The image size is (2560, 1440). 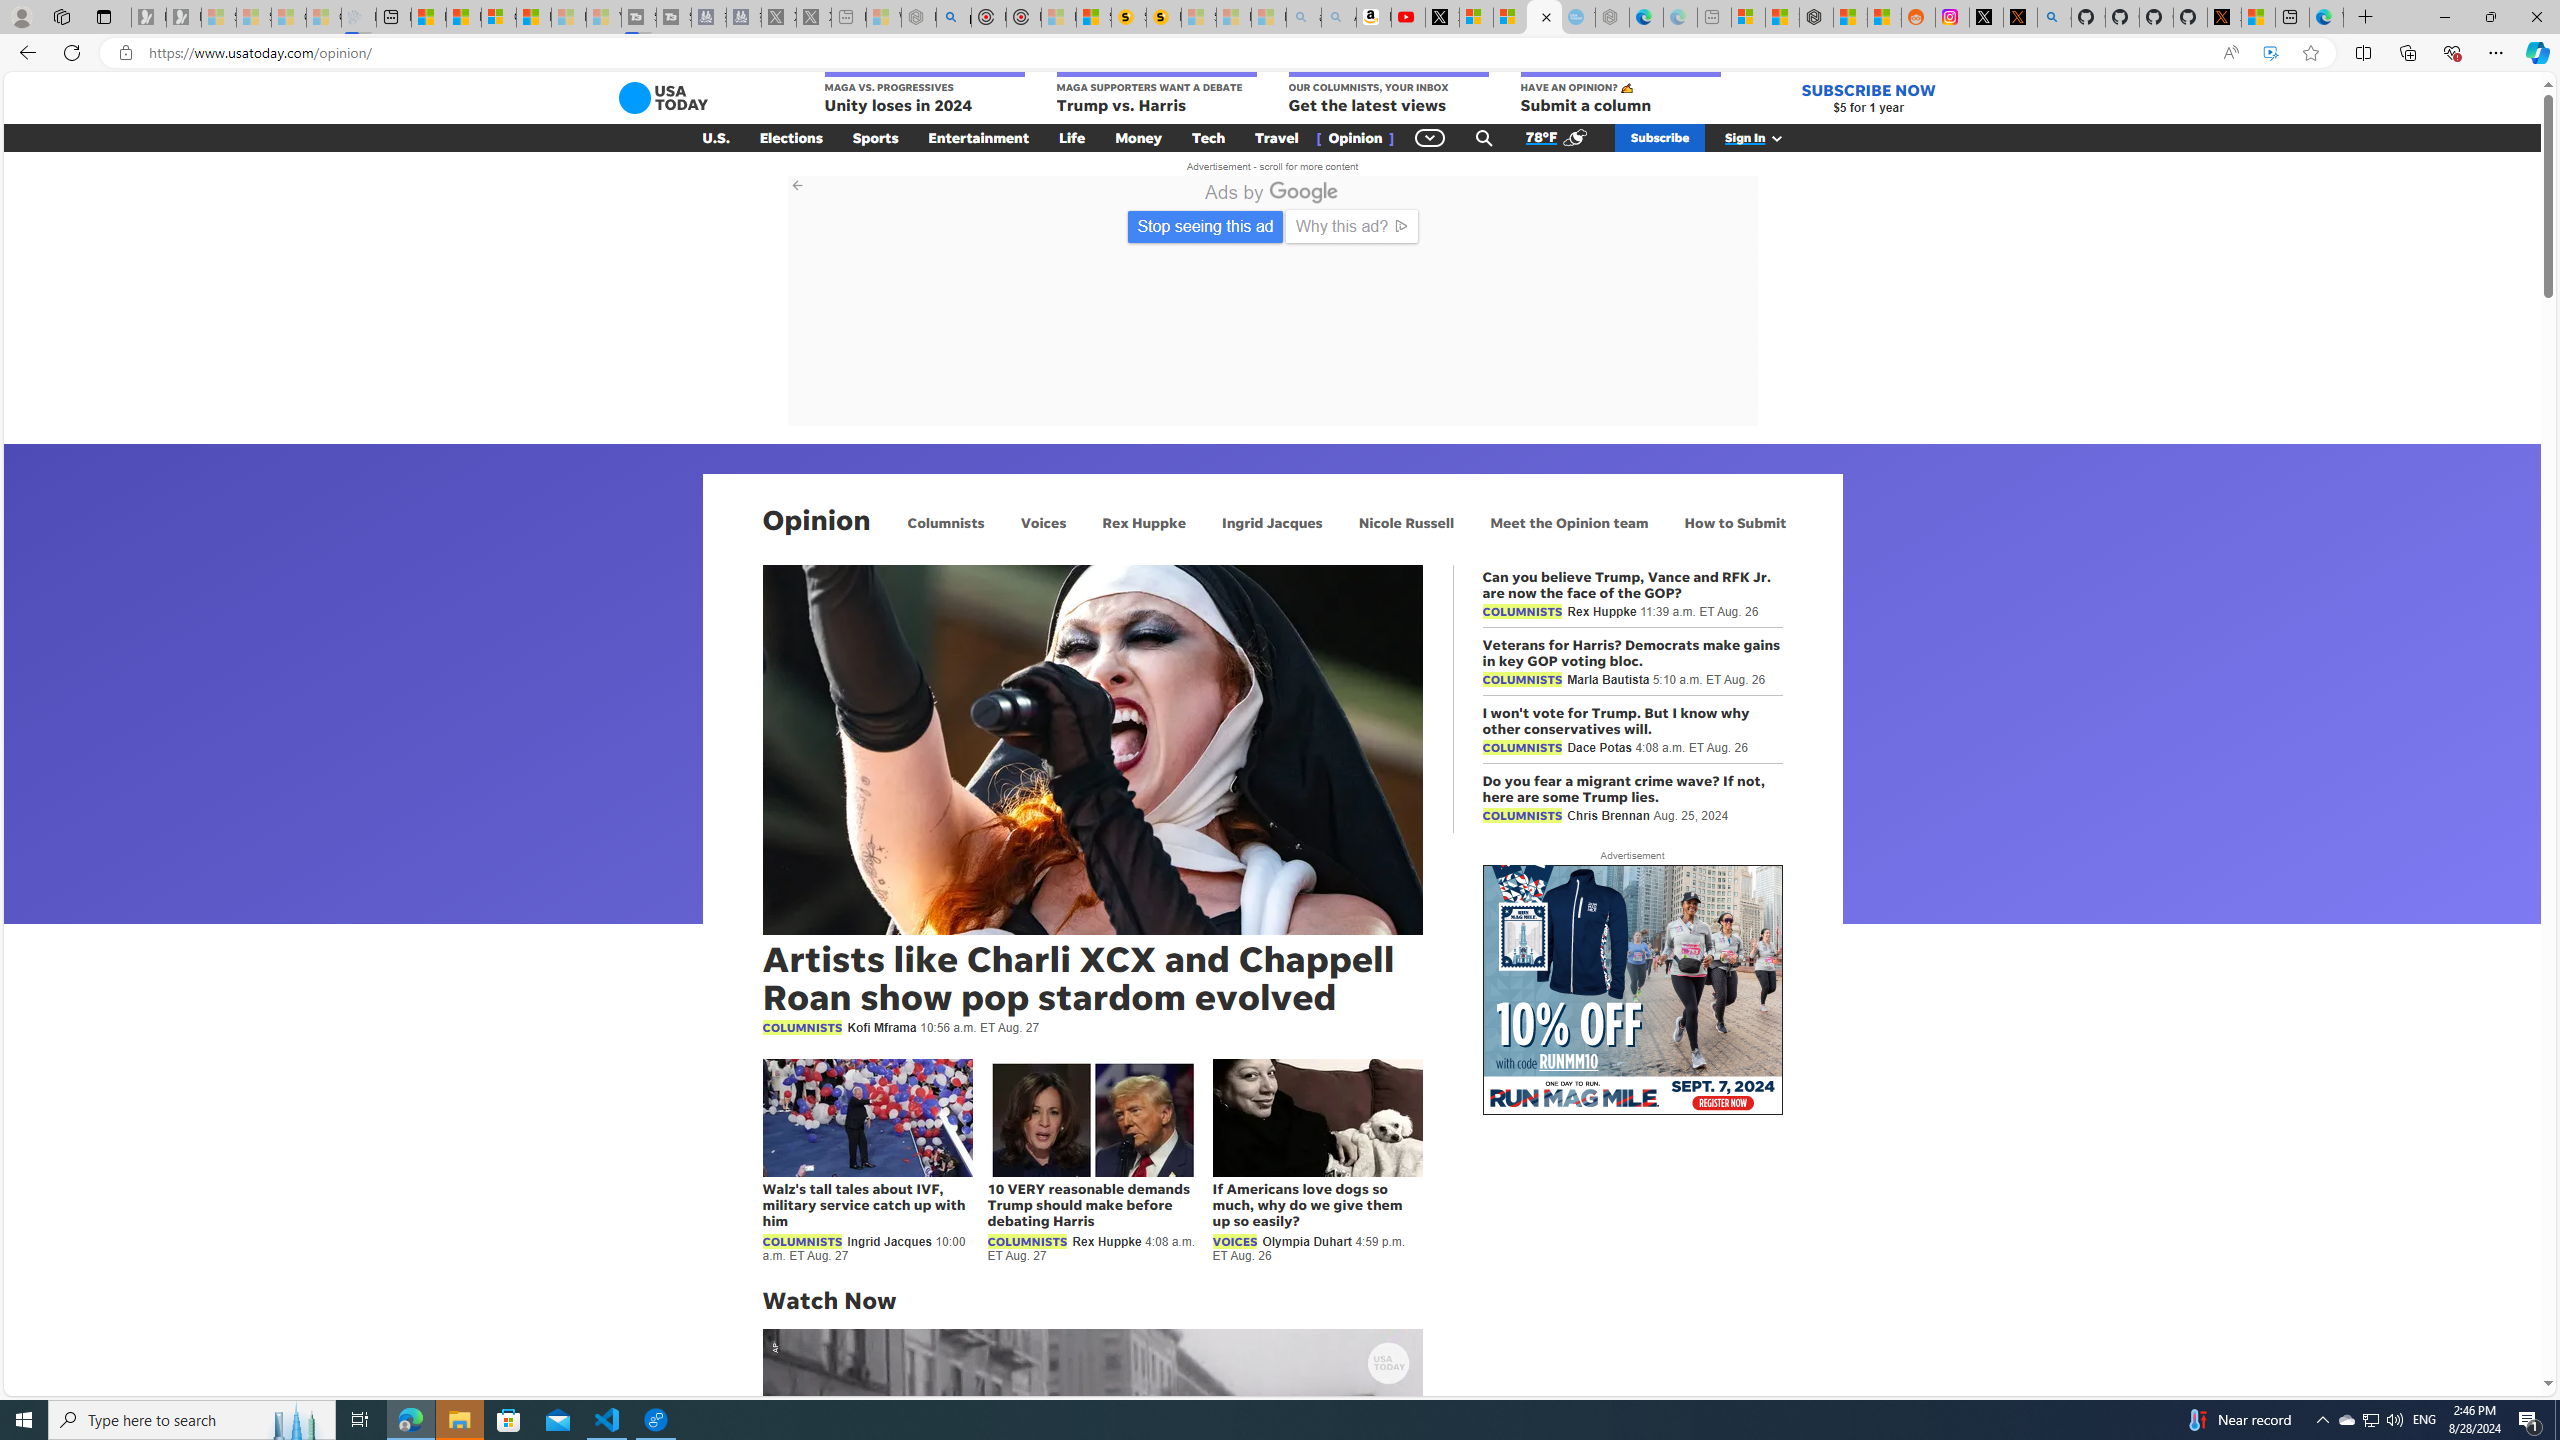 What do you see at coordinates (1207, 137) in the screenshot?
I see `'Tech'` at bounding box center [1207, 137].